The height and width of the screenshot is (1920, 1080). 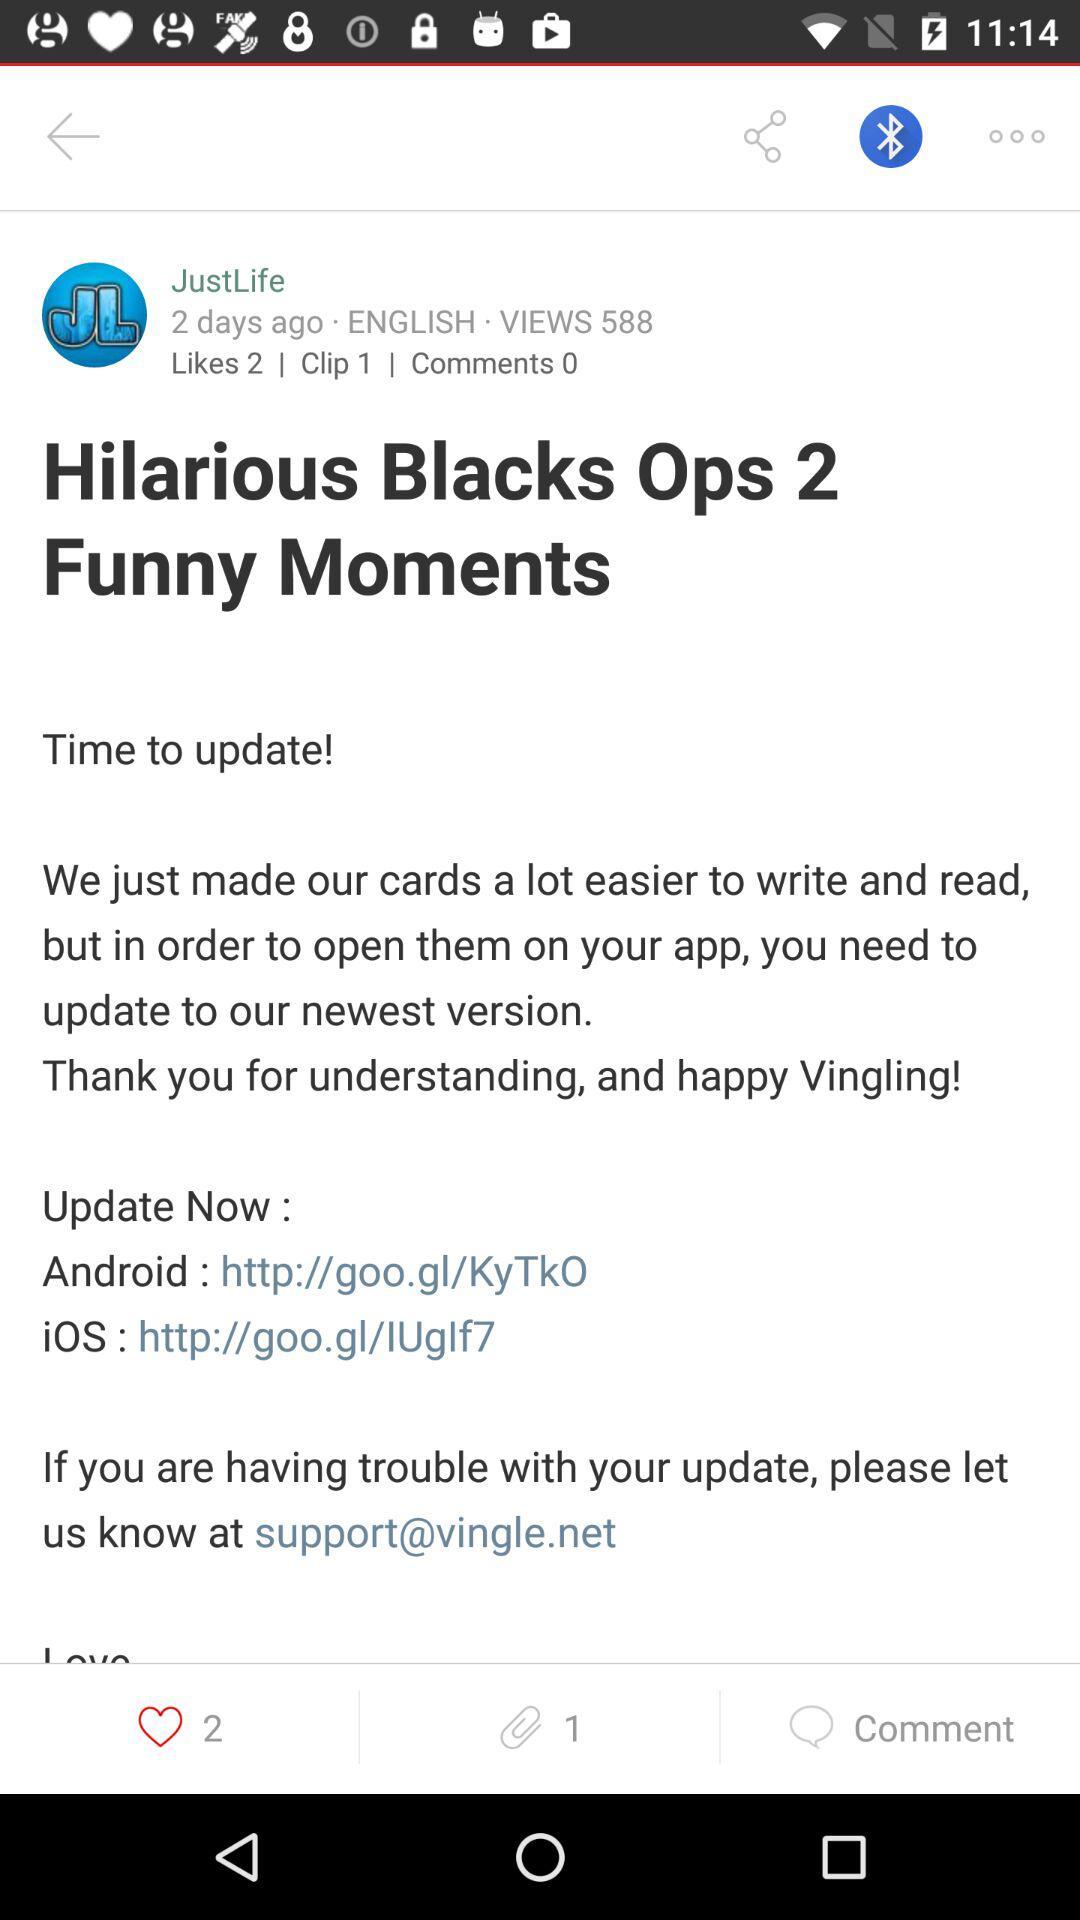 I want to click on clip 1  |   icon, so click(x=354, y=361).